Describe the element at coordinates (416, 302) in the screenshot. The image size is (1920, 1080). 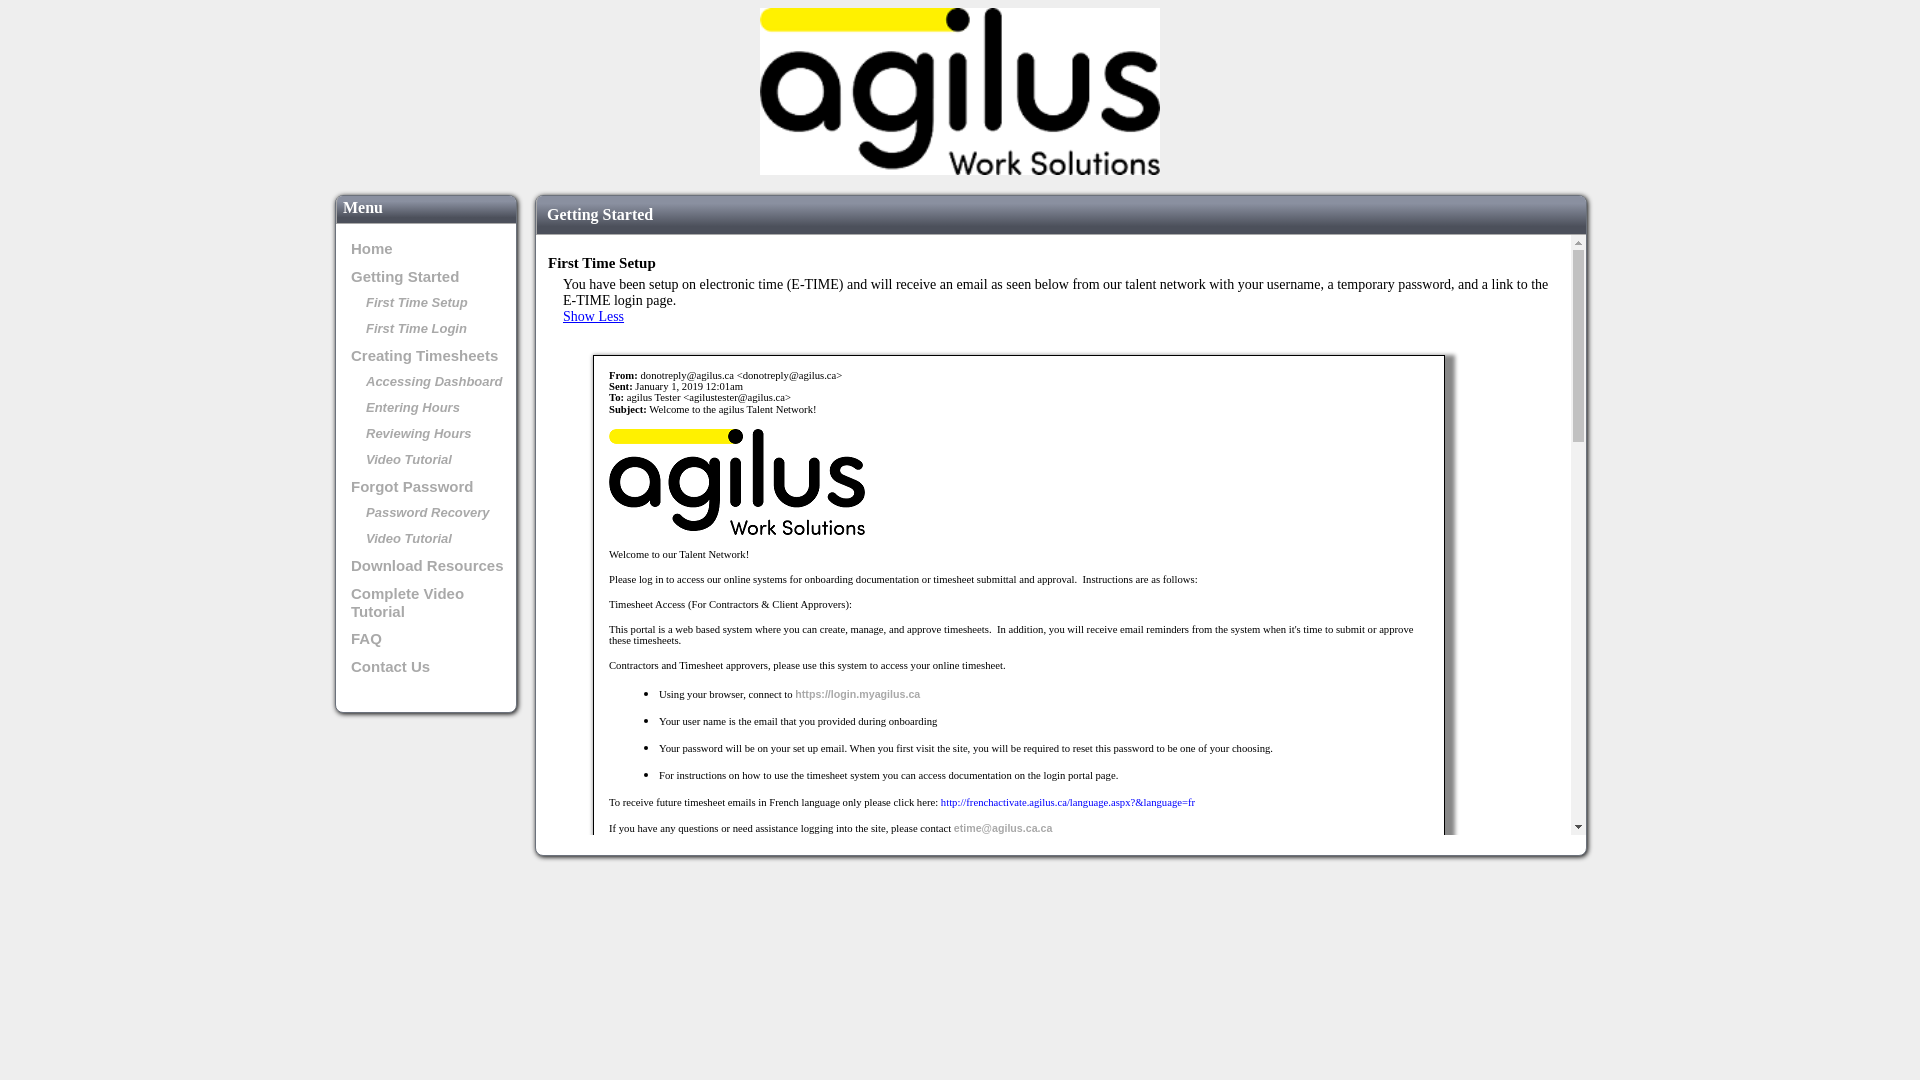
I see `'First Time Setup'` at that location.